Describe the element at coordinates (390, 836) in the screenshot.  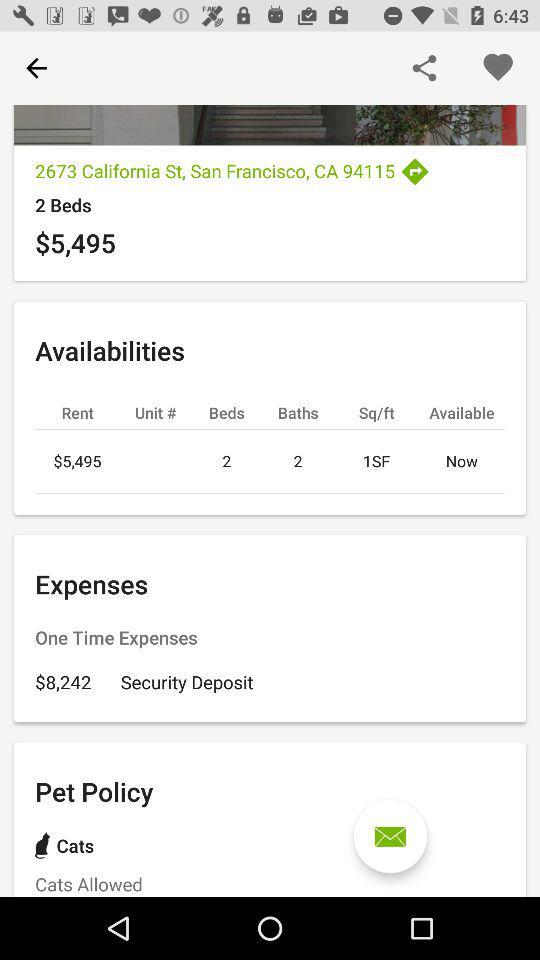
I see `icon at the bottom right corner` at that location.